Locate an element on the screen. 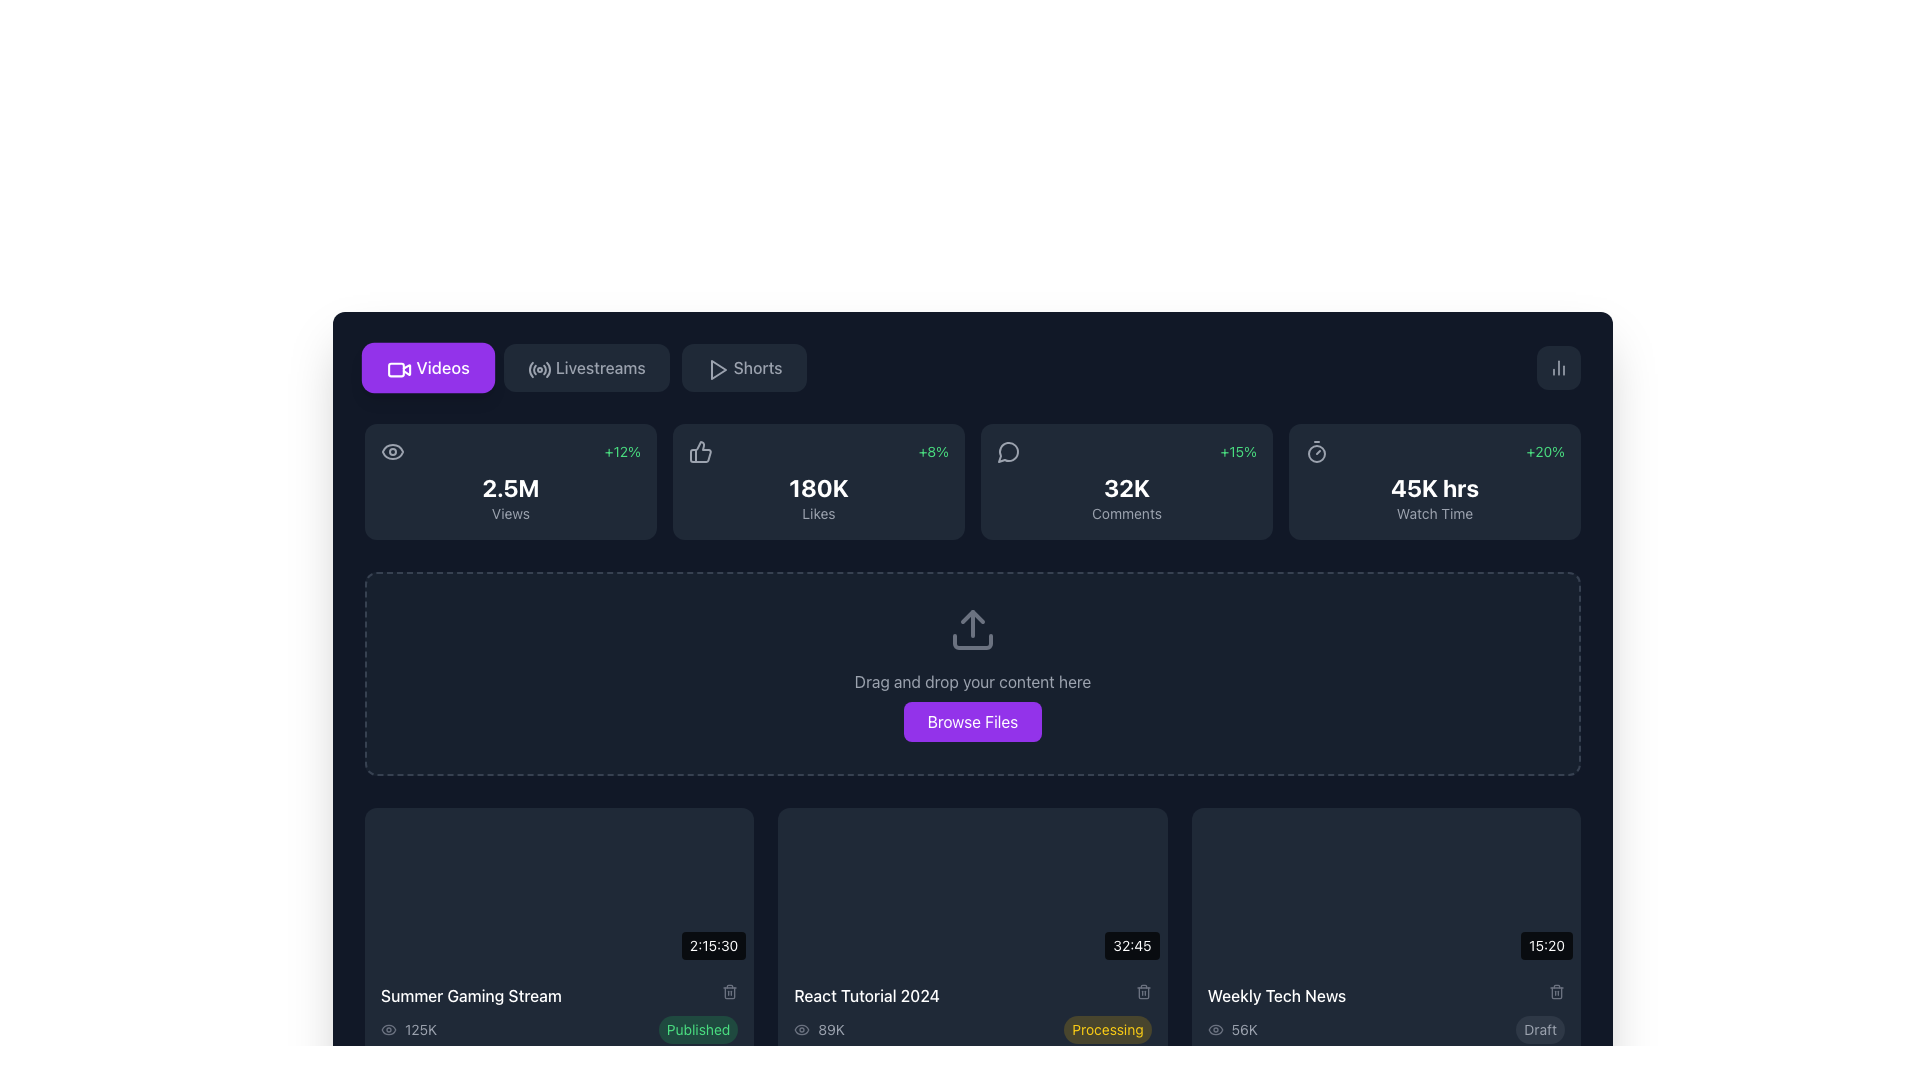 This screenshot has height=1080, width=1920. the radio signal icon located in the top navigation bar, which is positioned between the 'Videos' tab and the 'Shorts' tab is located at coordinates (539, 370).